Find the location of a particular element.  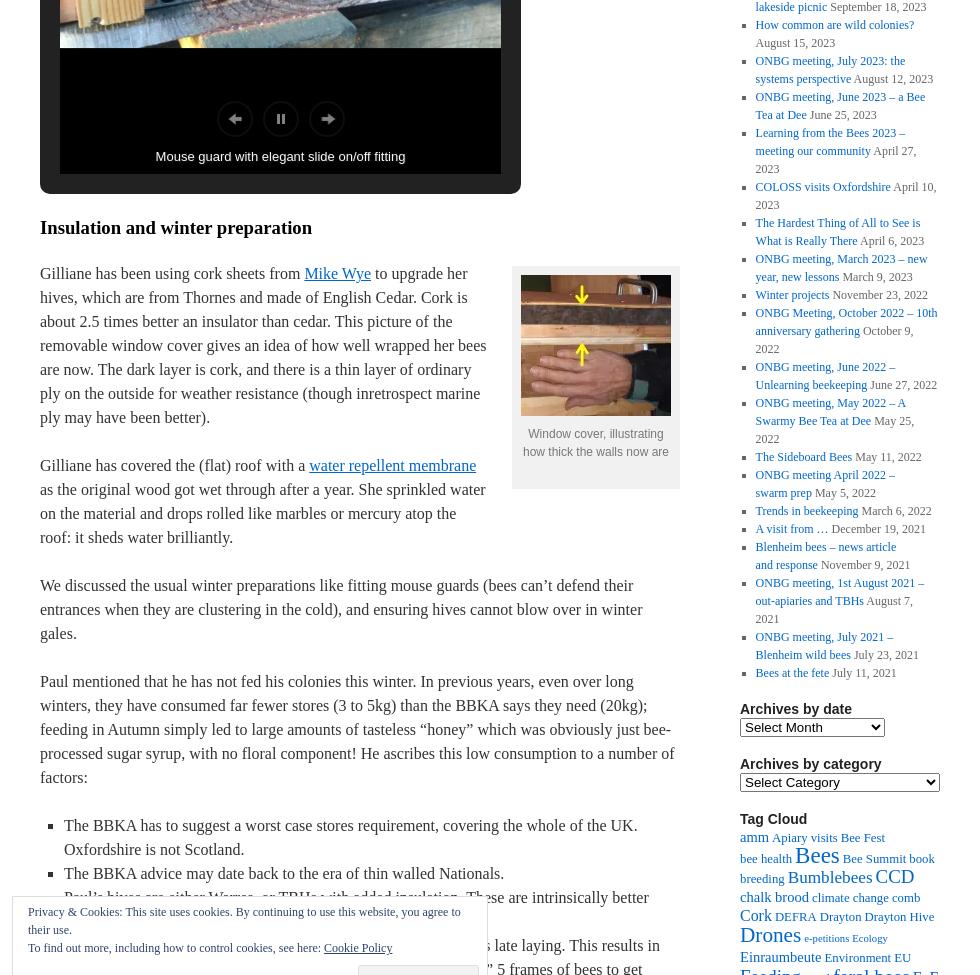

'The BBKA has to suggest a worst case stores requirement, covering the whole of the UK. Oxfordshire is not Scotland.' is located at coordinates (62, 837).